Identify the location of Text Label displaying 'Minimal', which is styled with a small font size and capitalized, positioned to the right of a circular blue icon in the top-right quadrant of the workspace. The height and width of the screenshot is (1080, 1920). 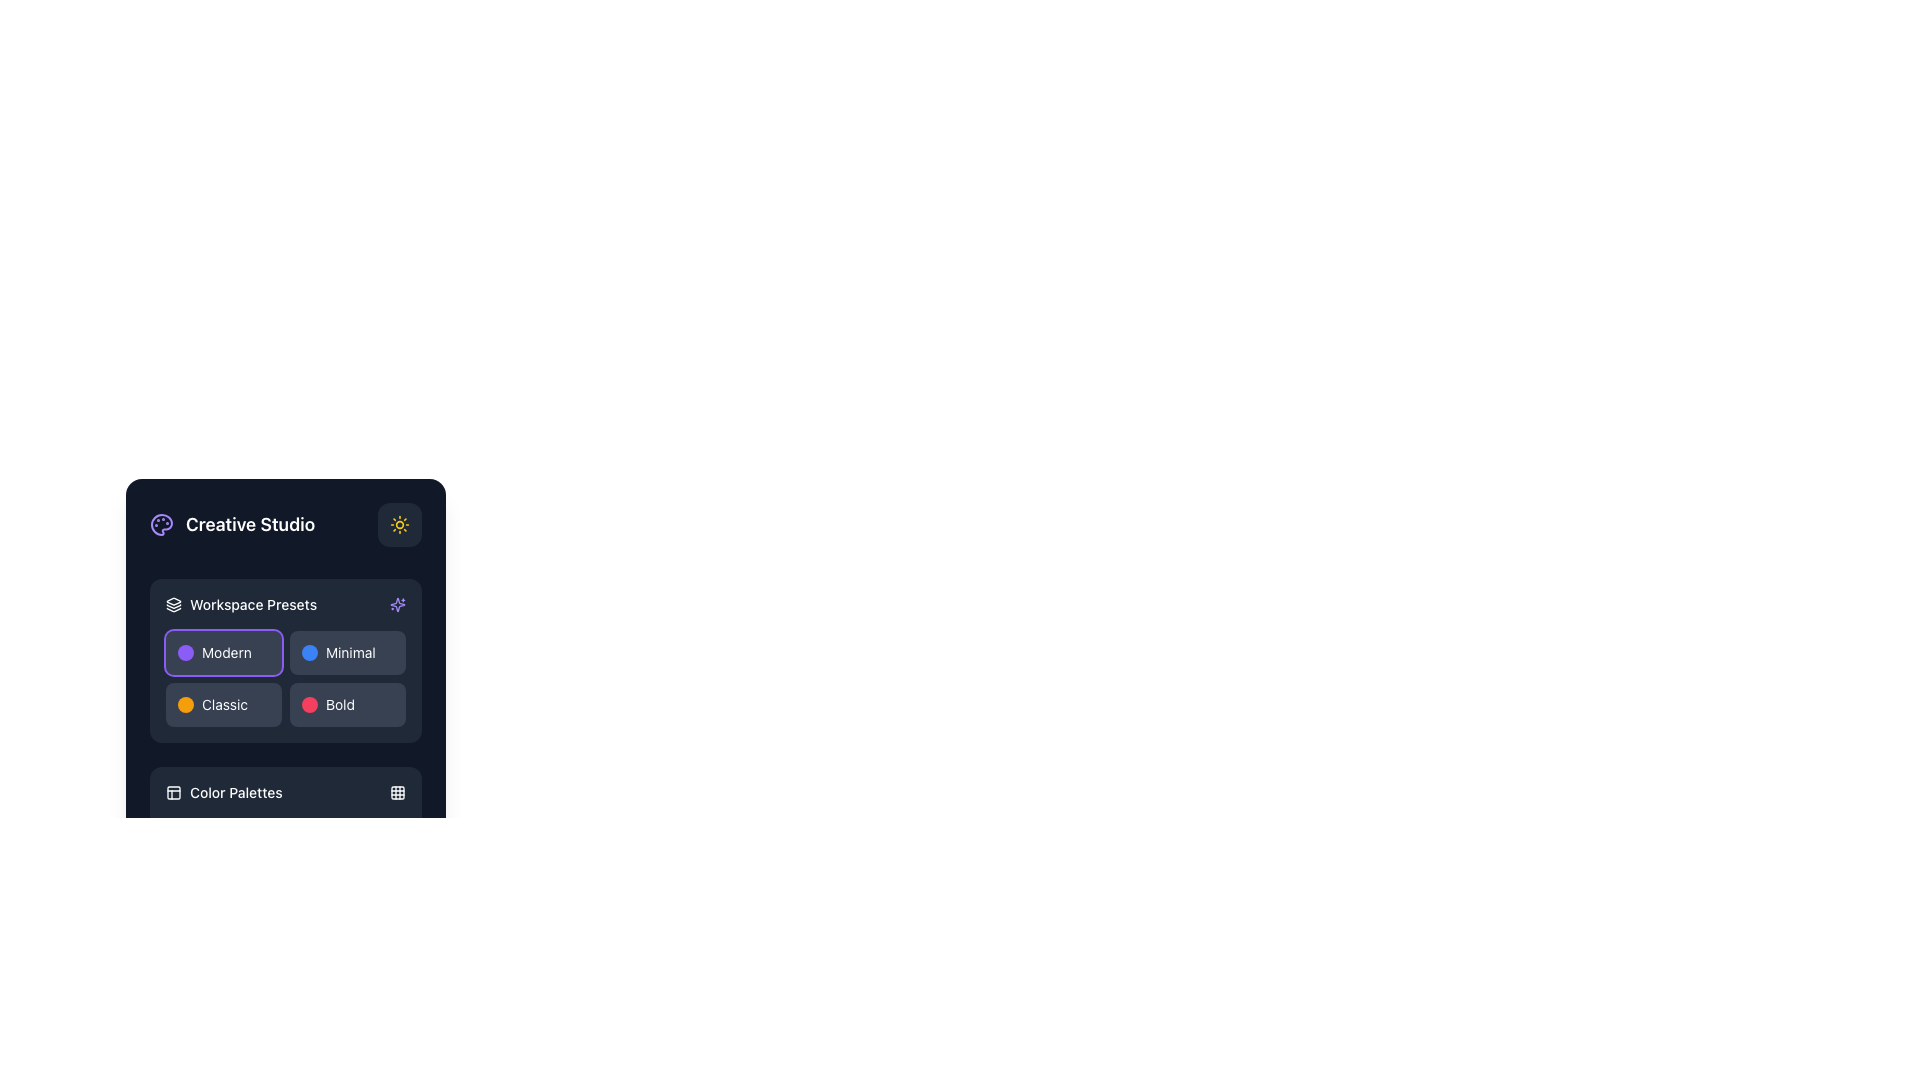
(350, 652).